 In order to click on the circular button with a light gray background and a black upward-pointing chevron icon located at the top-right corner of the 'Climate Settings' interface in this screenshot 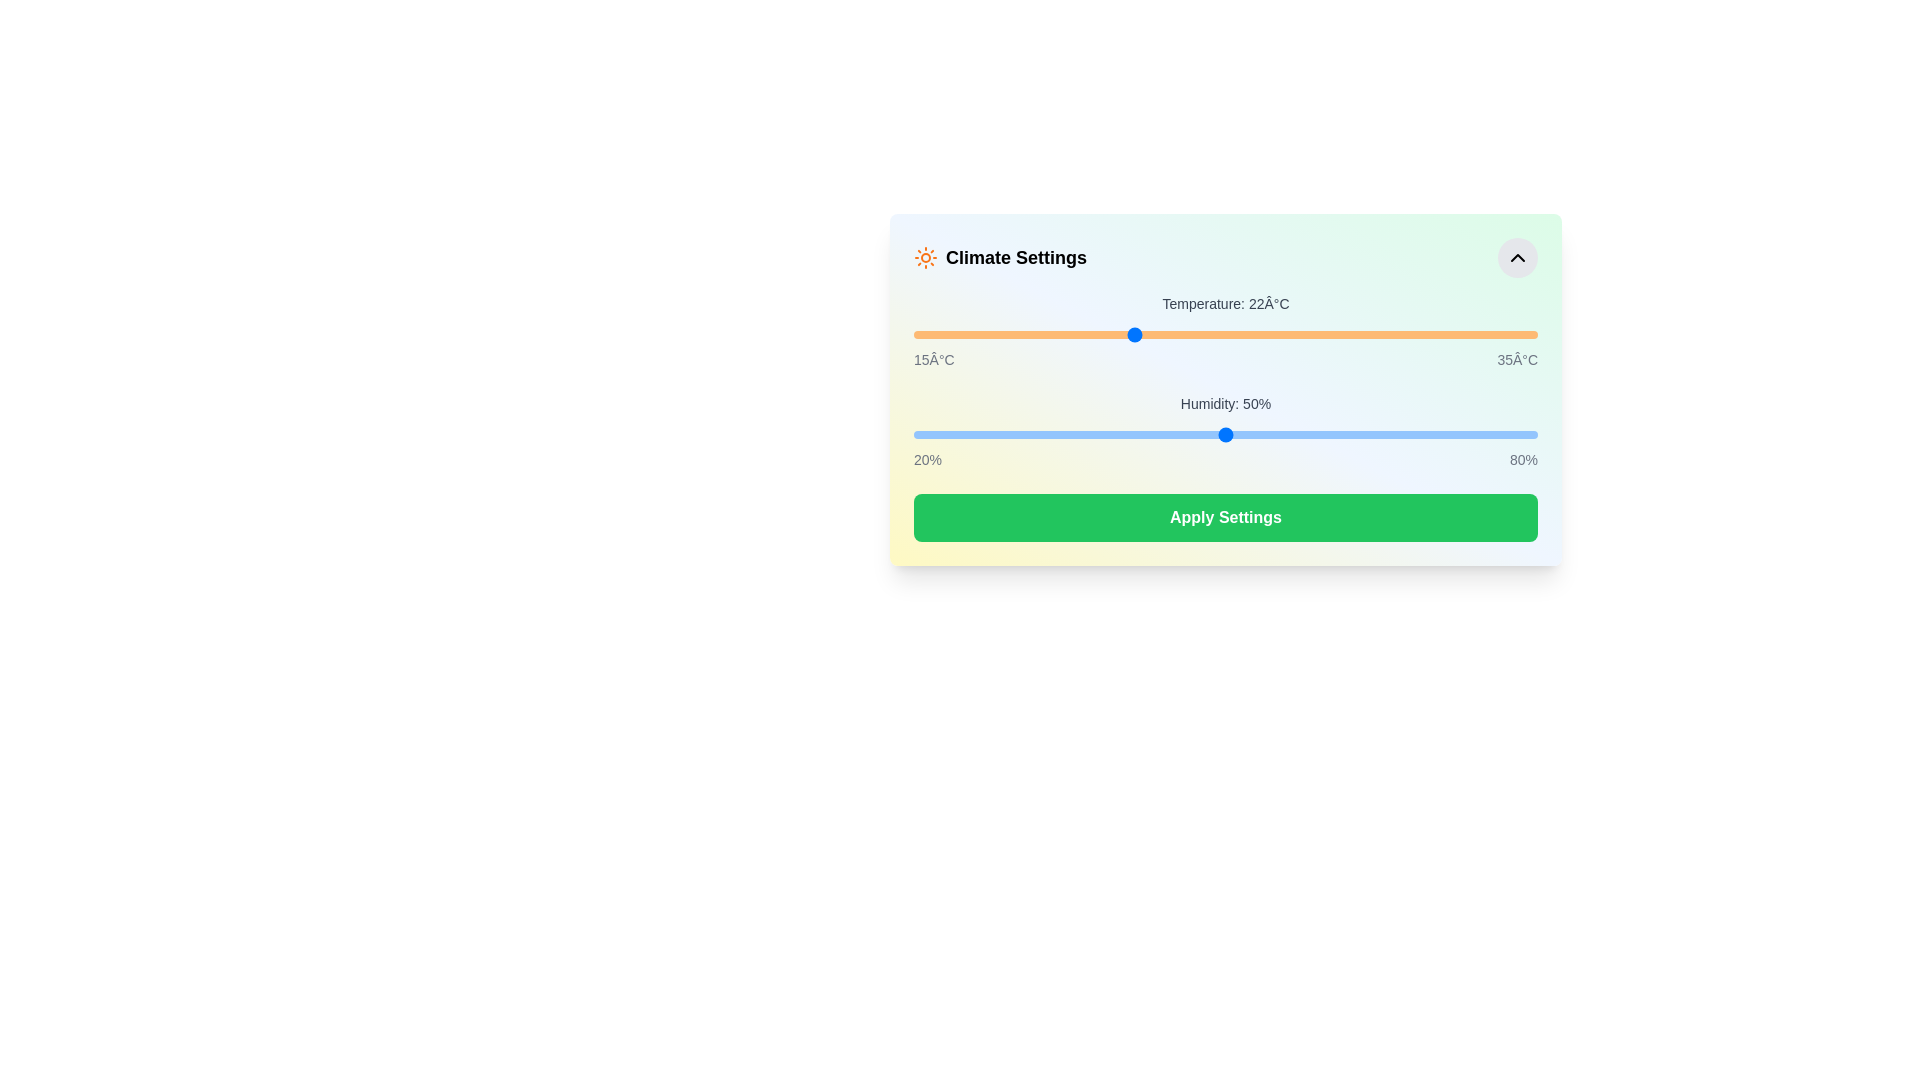, I will do `click(1517, 257)`.